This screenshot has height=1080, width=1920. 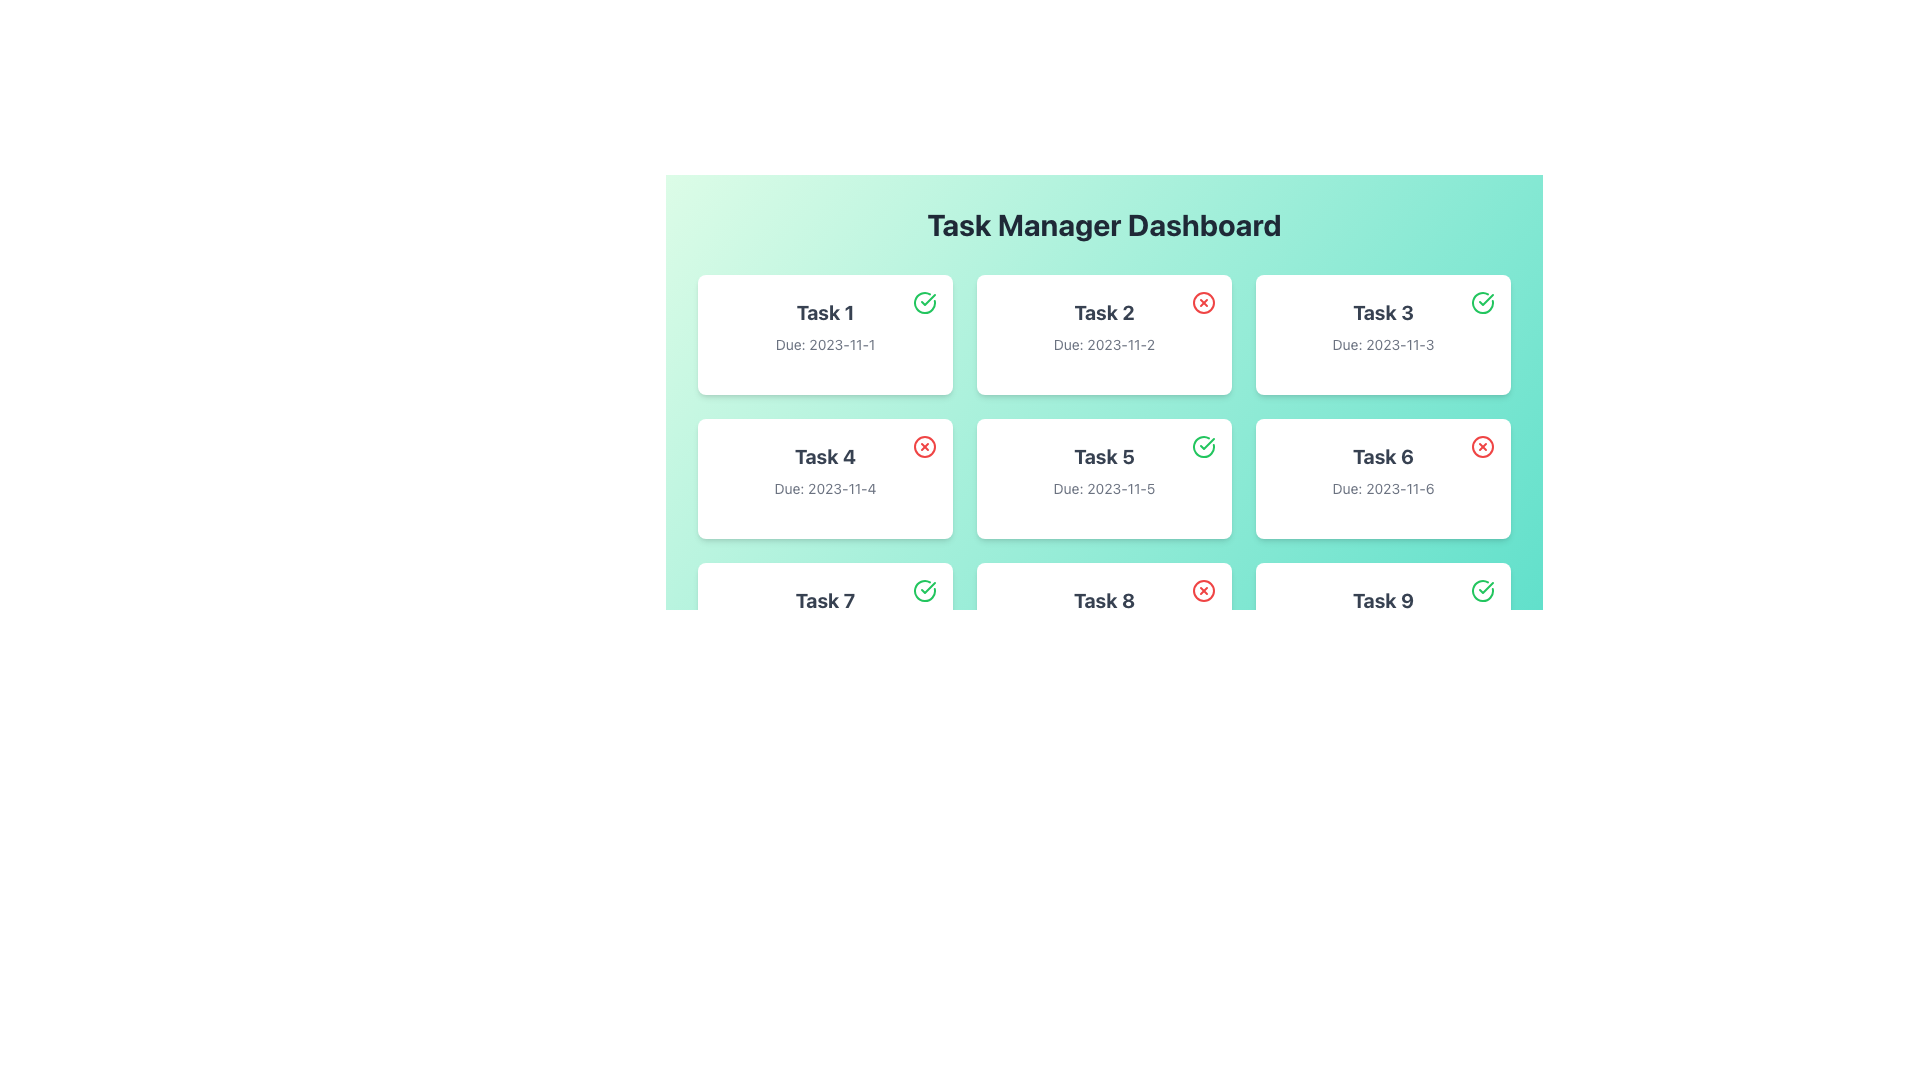 What do you see at coordinates (924, 589) in the screenshot?
I see `the green circular segment of the 'completed' indicator, which is part of the Task 7 icon located in the bottom-left cell of the grid layout` at bounding box center [924, 589].